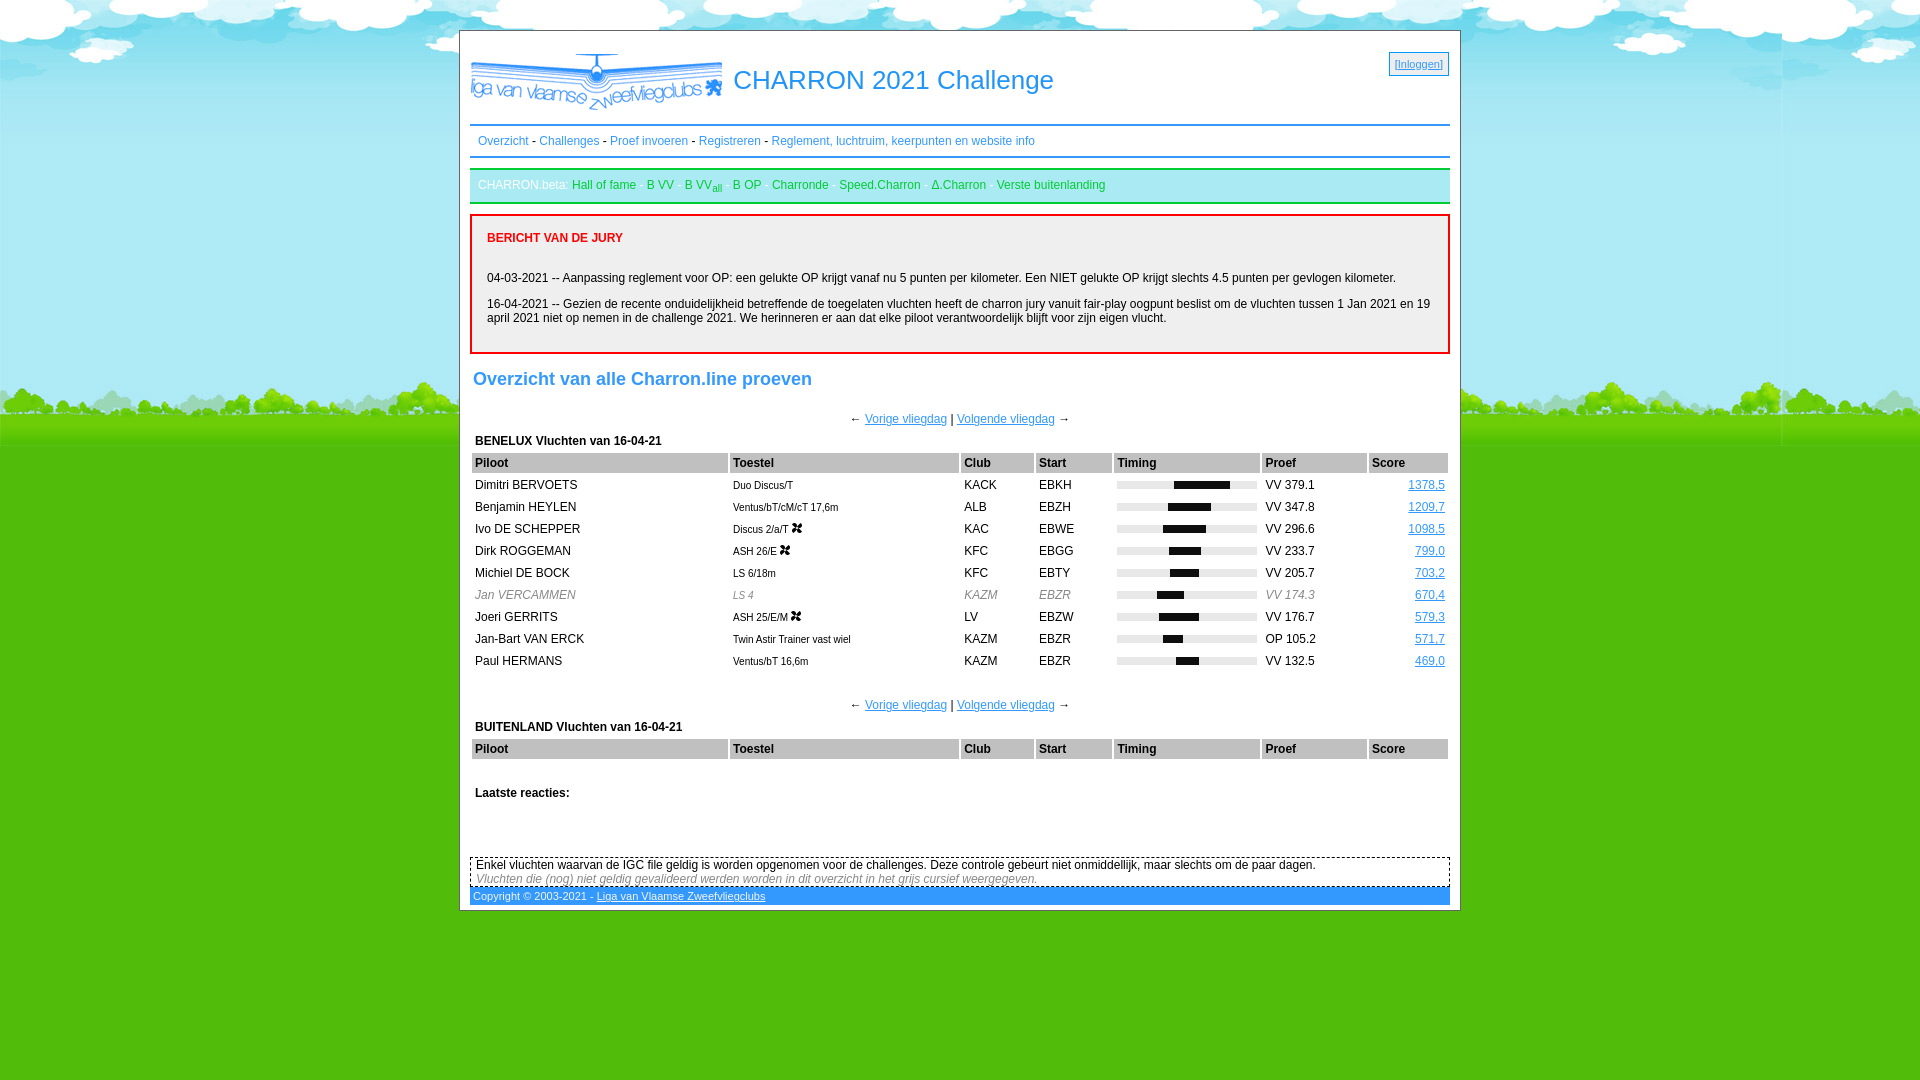  What do you see at coordinates (1406, 505) in the screenshot?
I see `'1209,7'` at bounding box center [1406, 505].